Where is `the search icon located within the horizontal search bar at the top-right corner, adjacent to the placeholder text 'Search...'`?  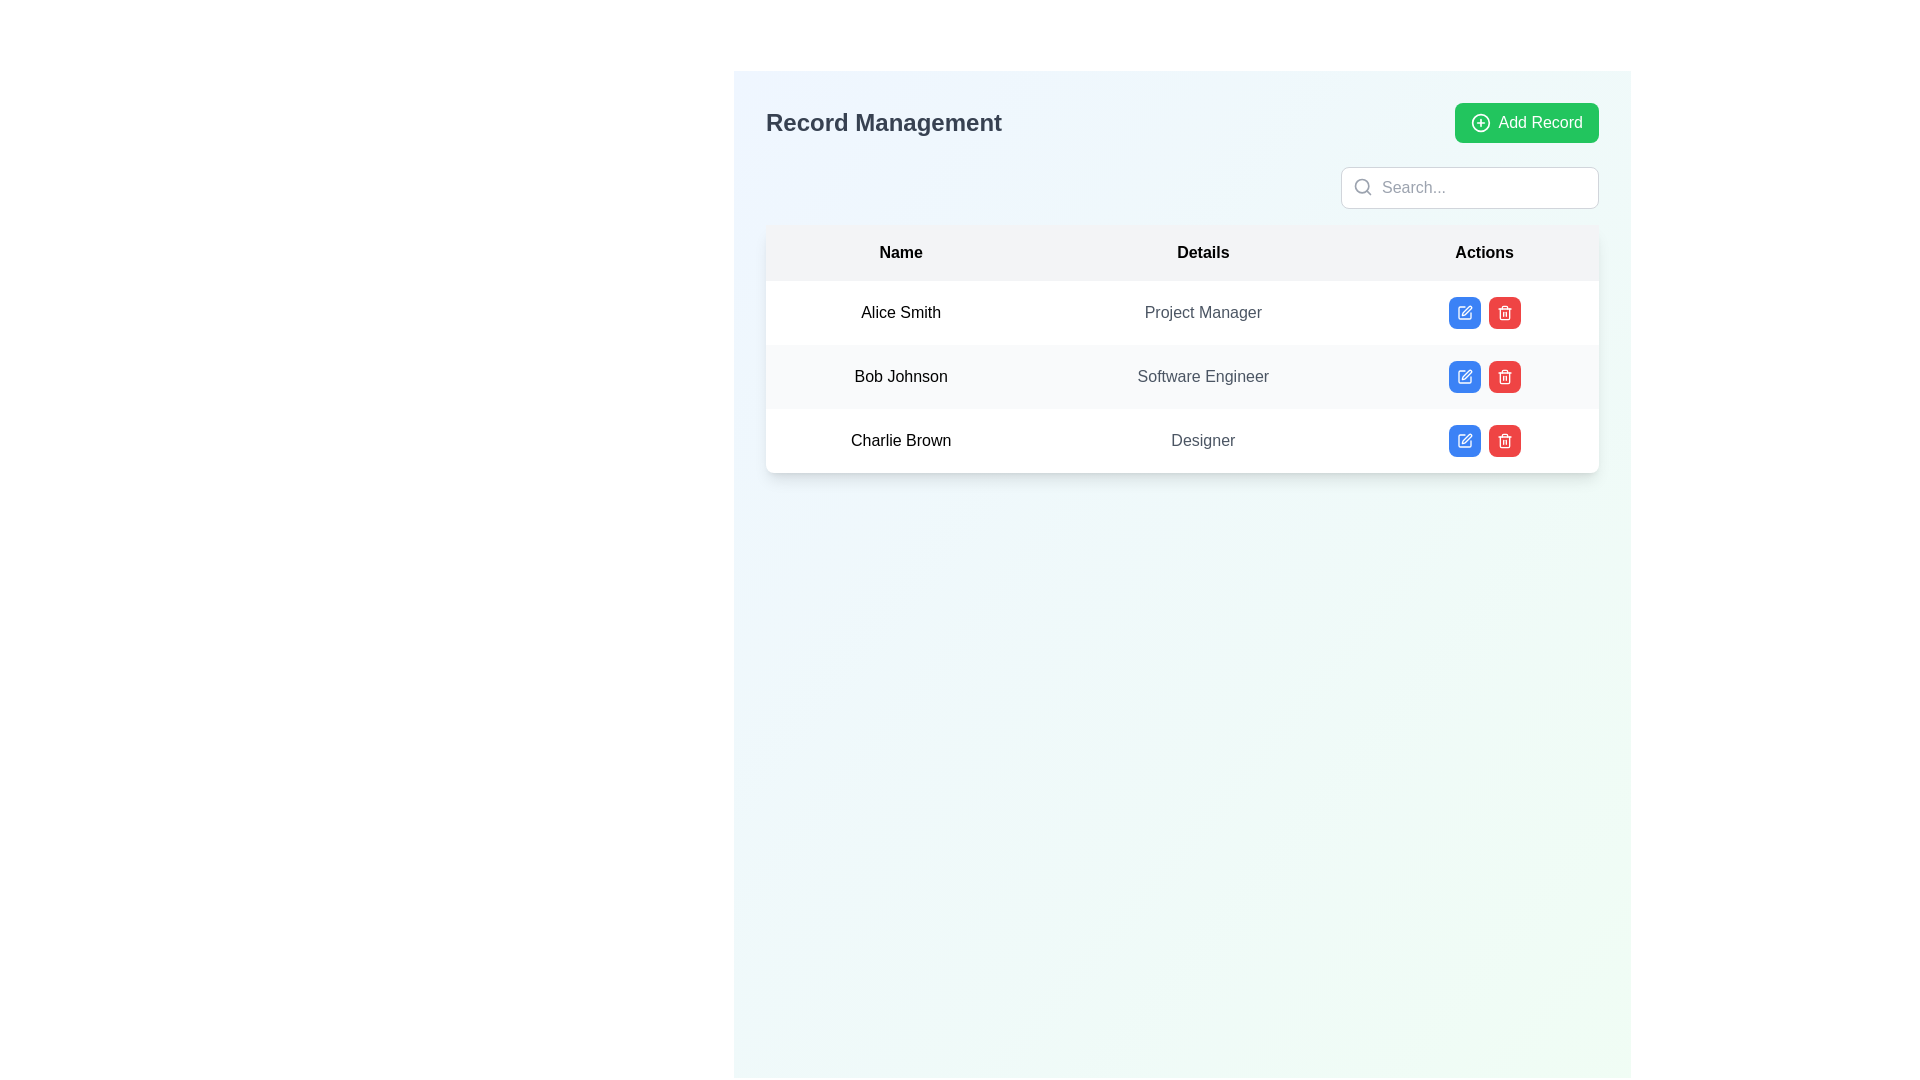 the search icon located within the horizontal search bar at the top-right corner, adjacent to the placeholder text 'Search...' is located at coordinates (1362, 186).